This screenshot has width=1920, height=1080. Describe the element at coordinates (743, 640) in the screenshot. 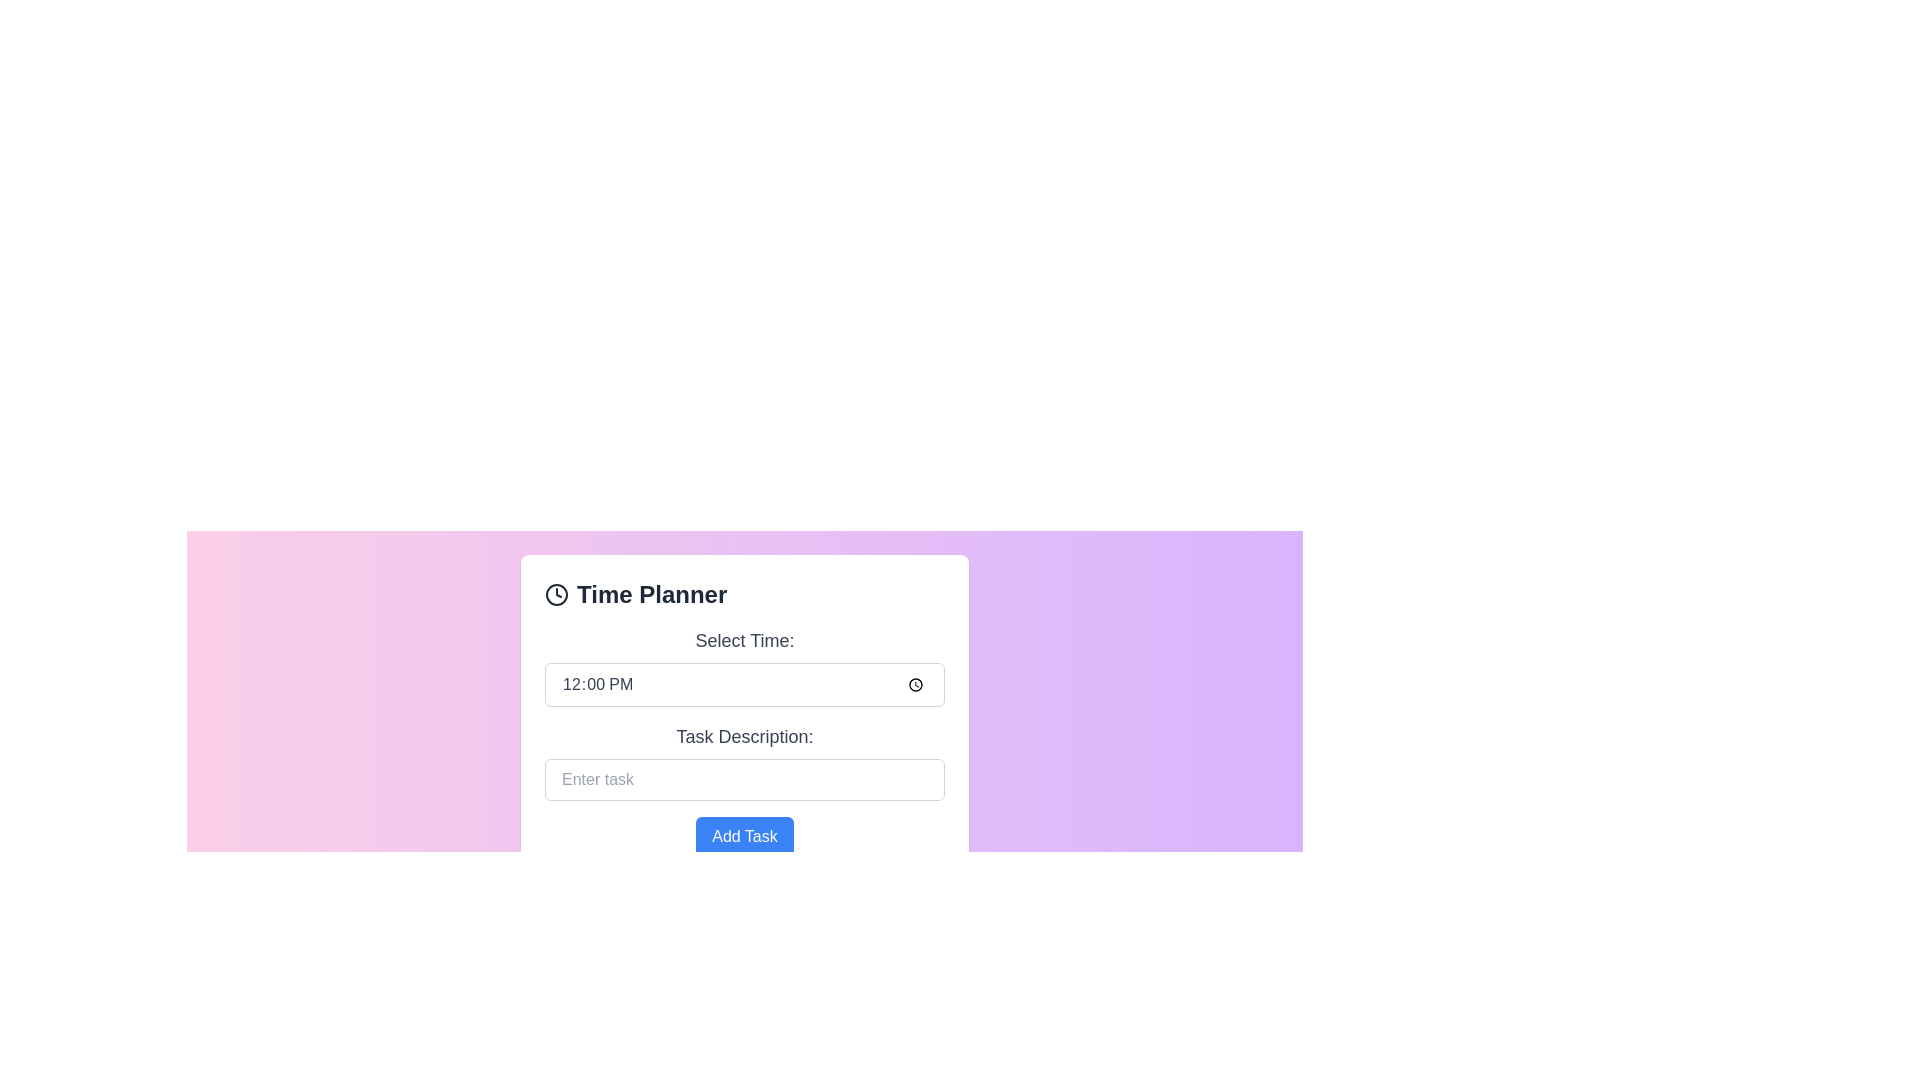

I see `the label that indicates the purpose of the time input field, which is positioned at the top of the section directly above the input` at that location.